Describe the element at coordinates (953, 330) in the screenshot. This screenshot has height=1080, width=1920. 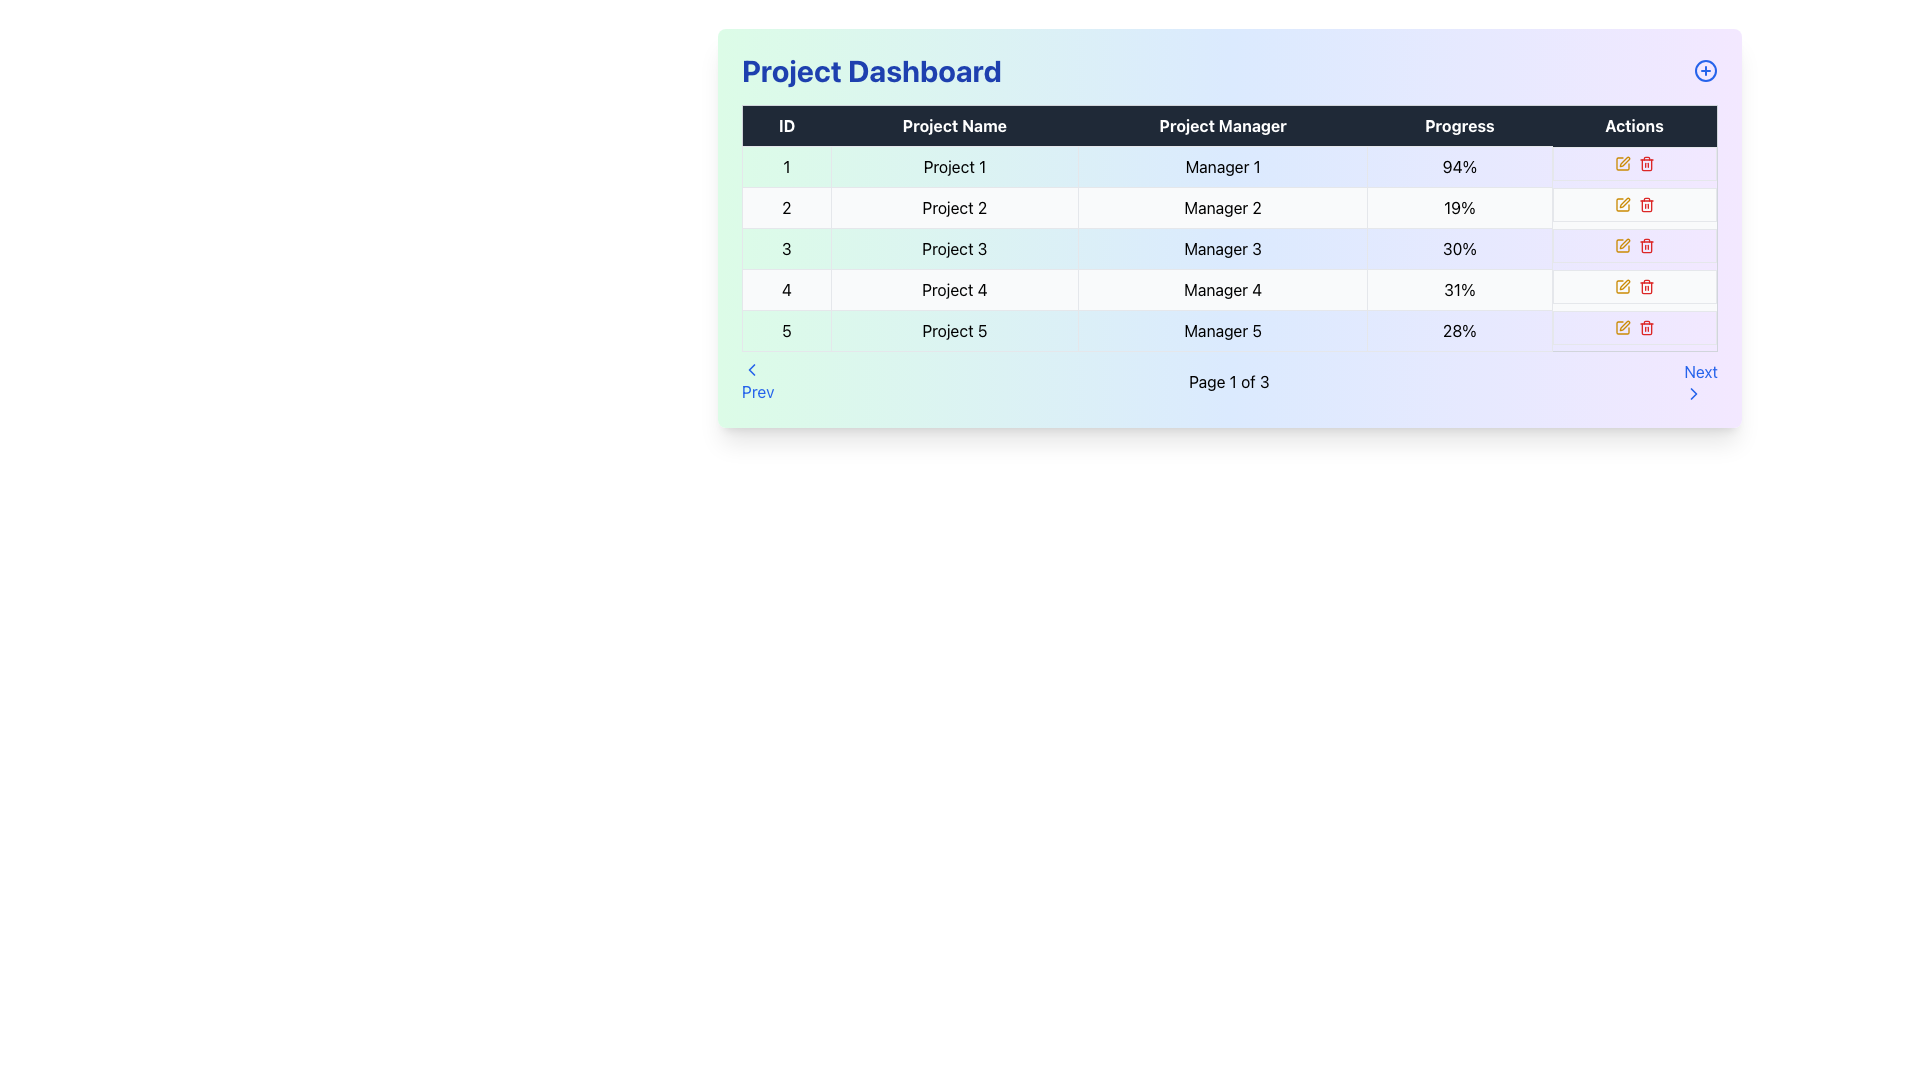
I see `the static text element displaying 'Project 5' located in the fifth row under the 'Project Name' column of the 'Project Dashboard' table` at that location.